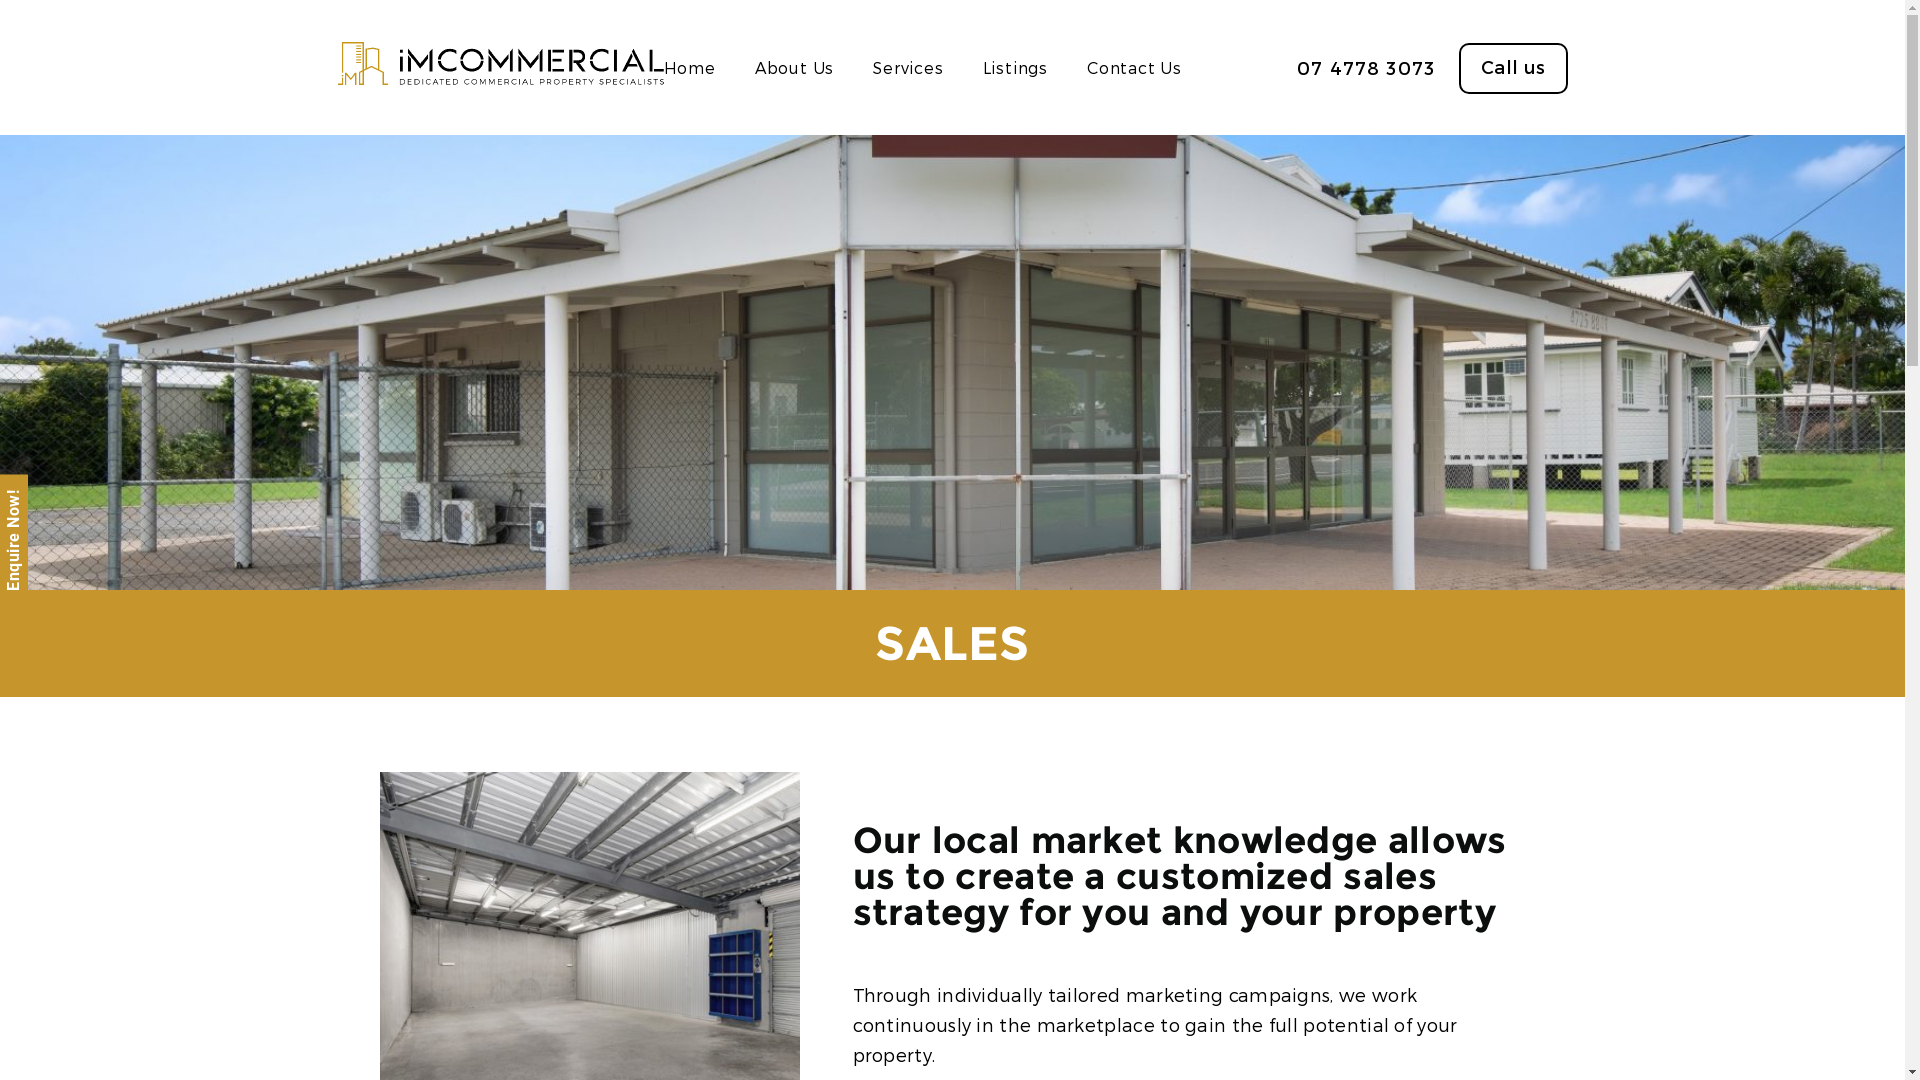 Image resolution: width=1920 pixels, height=1080 pixels. What do you see at coordinates (1085, 66) in the screenshot?
I see `'Contact Us'` at bounding box center [1085, 66].